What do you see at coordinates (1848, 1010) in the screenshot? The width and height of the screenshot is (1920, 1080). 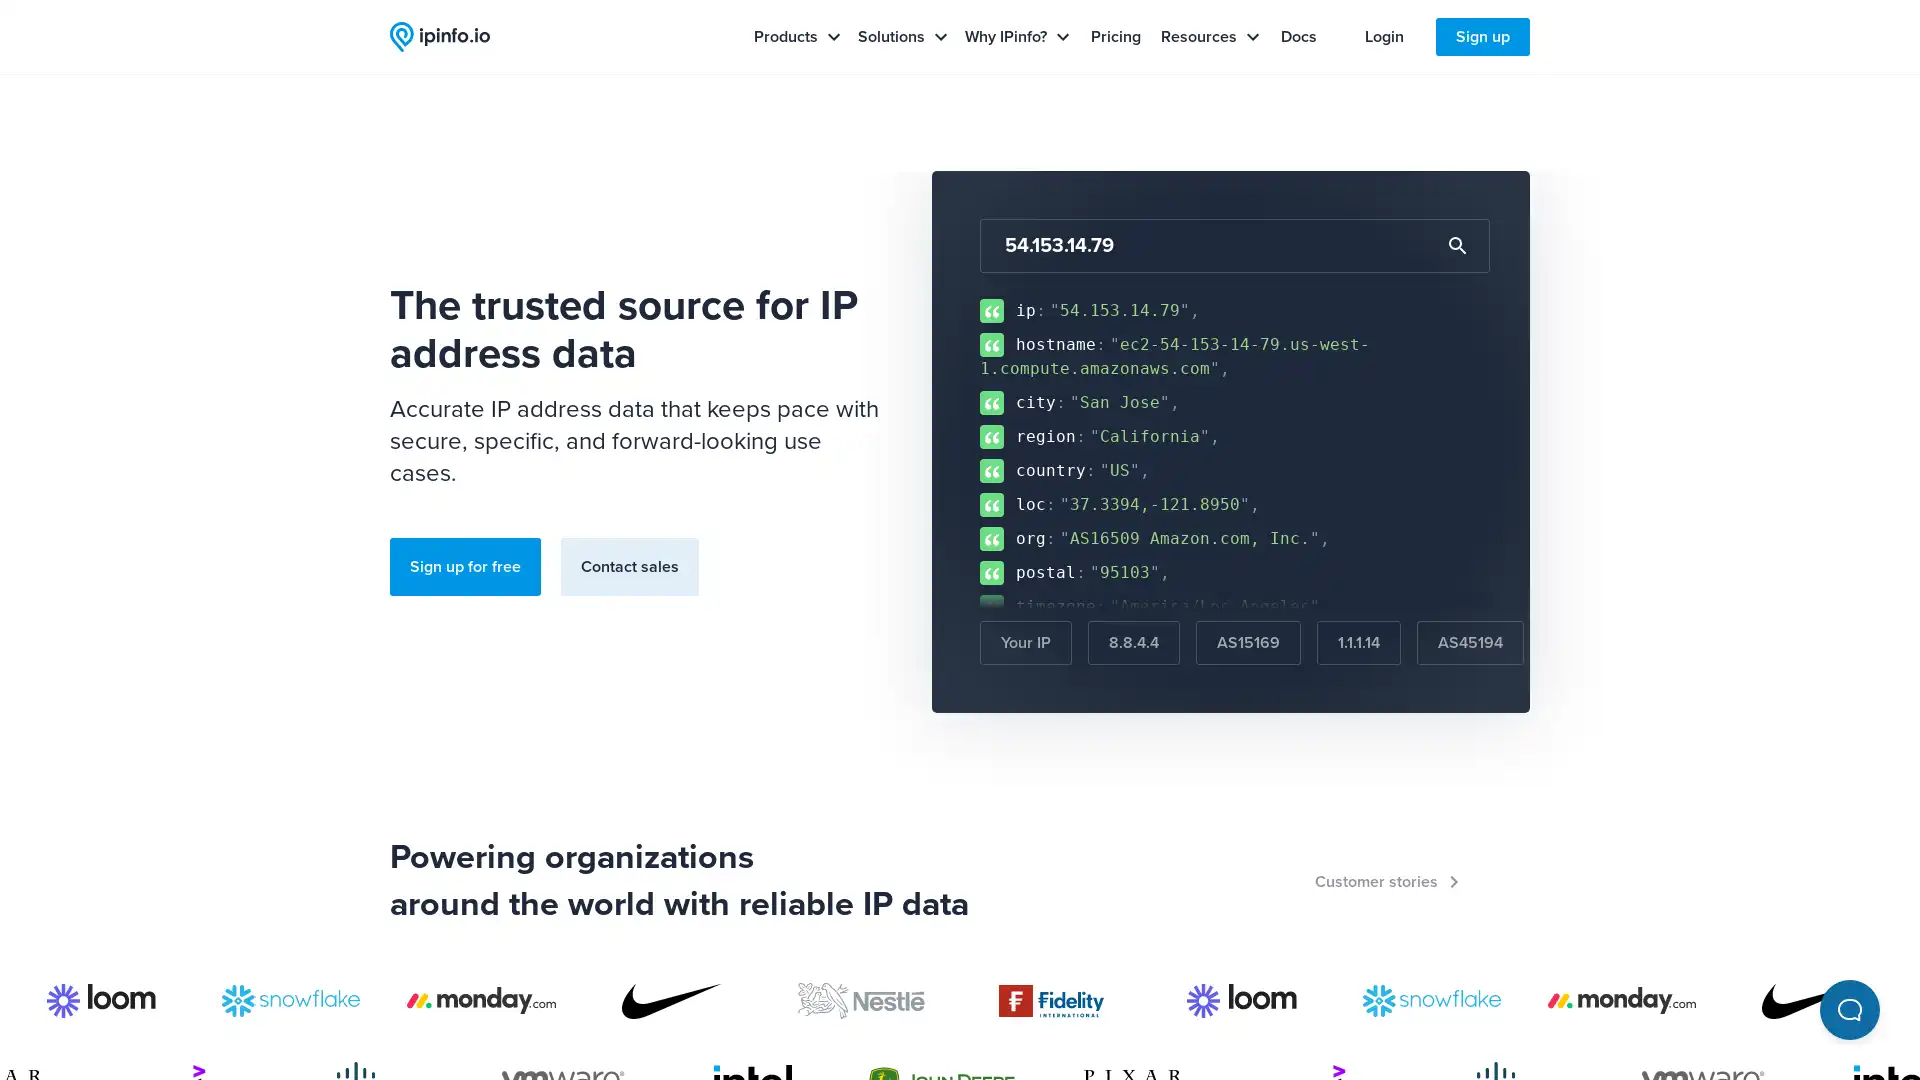 I see `Load Chat` at bounding box center [1848, 1010].